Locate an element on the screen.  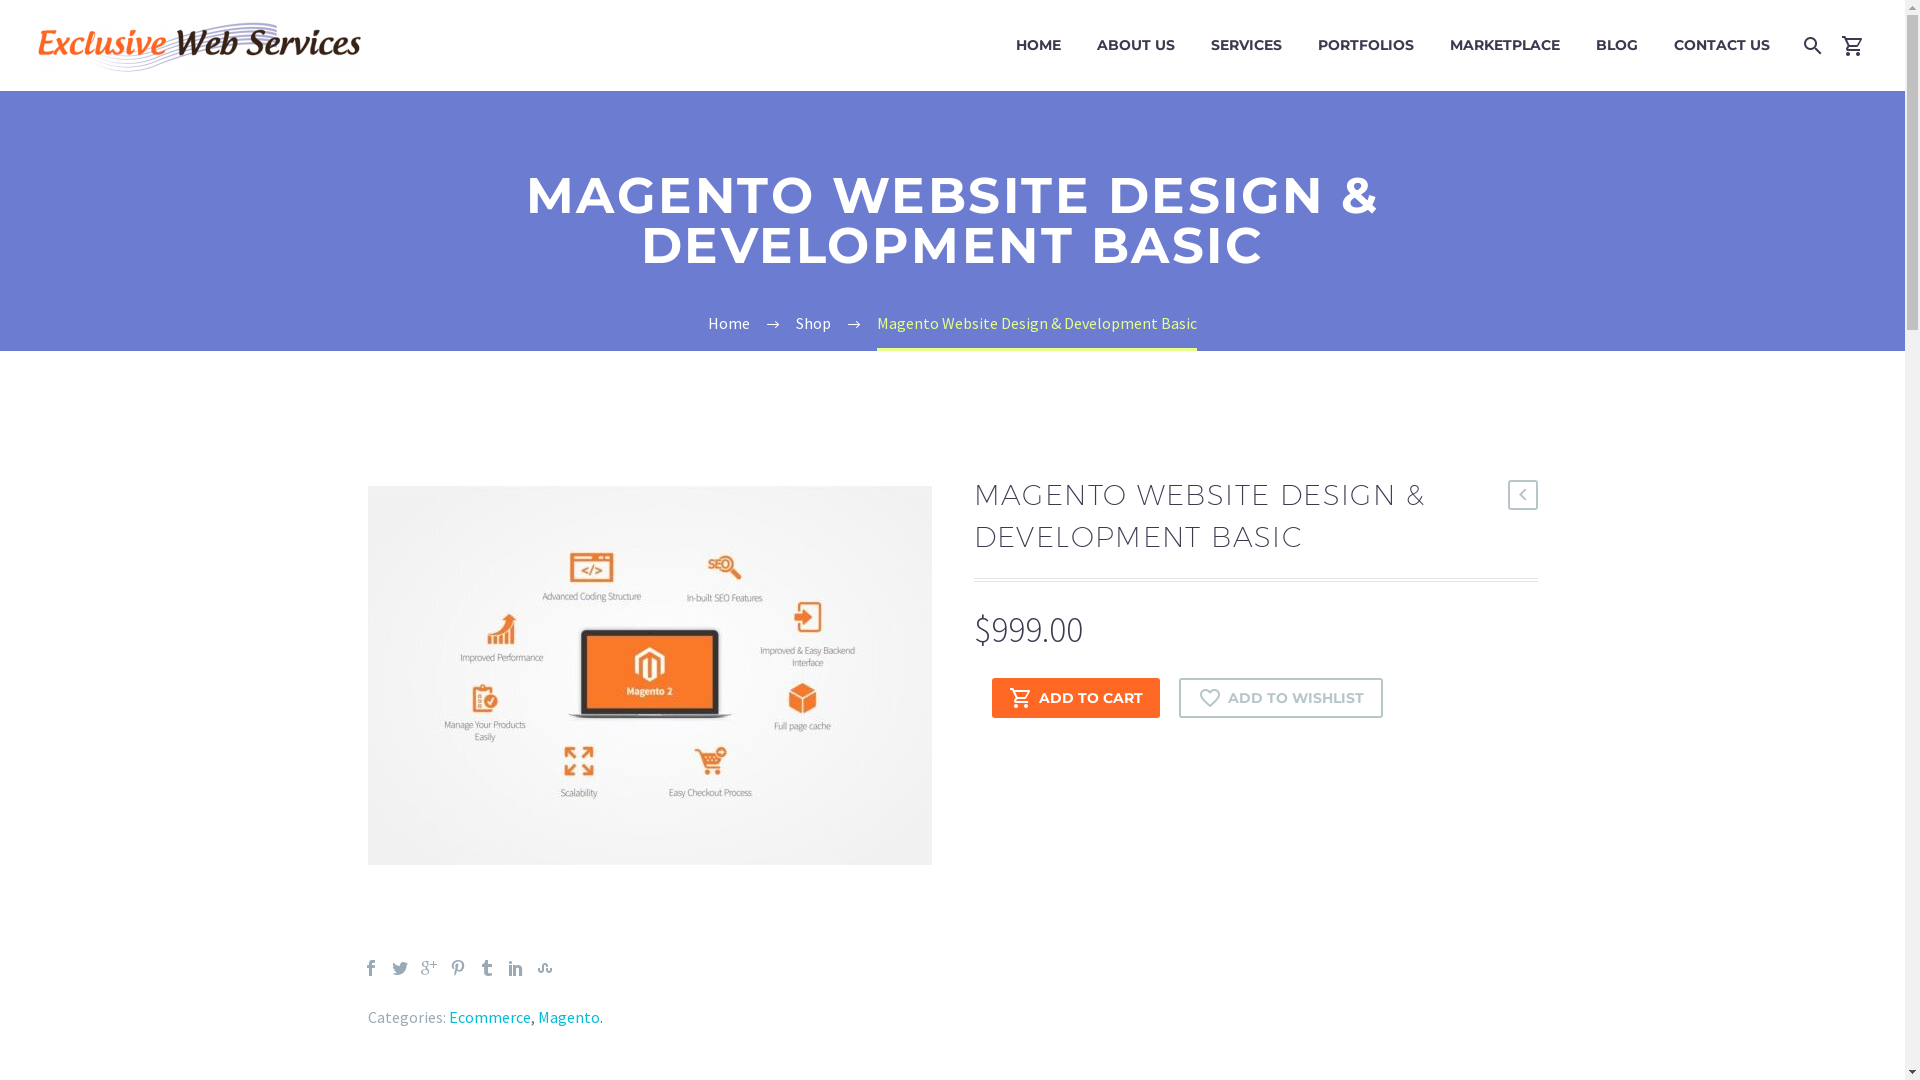
'Tumblr' is located at coordinates (485, 967).